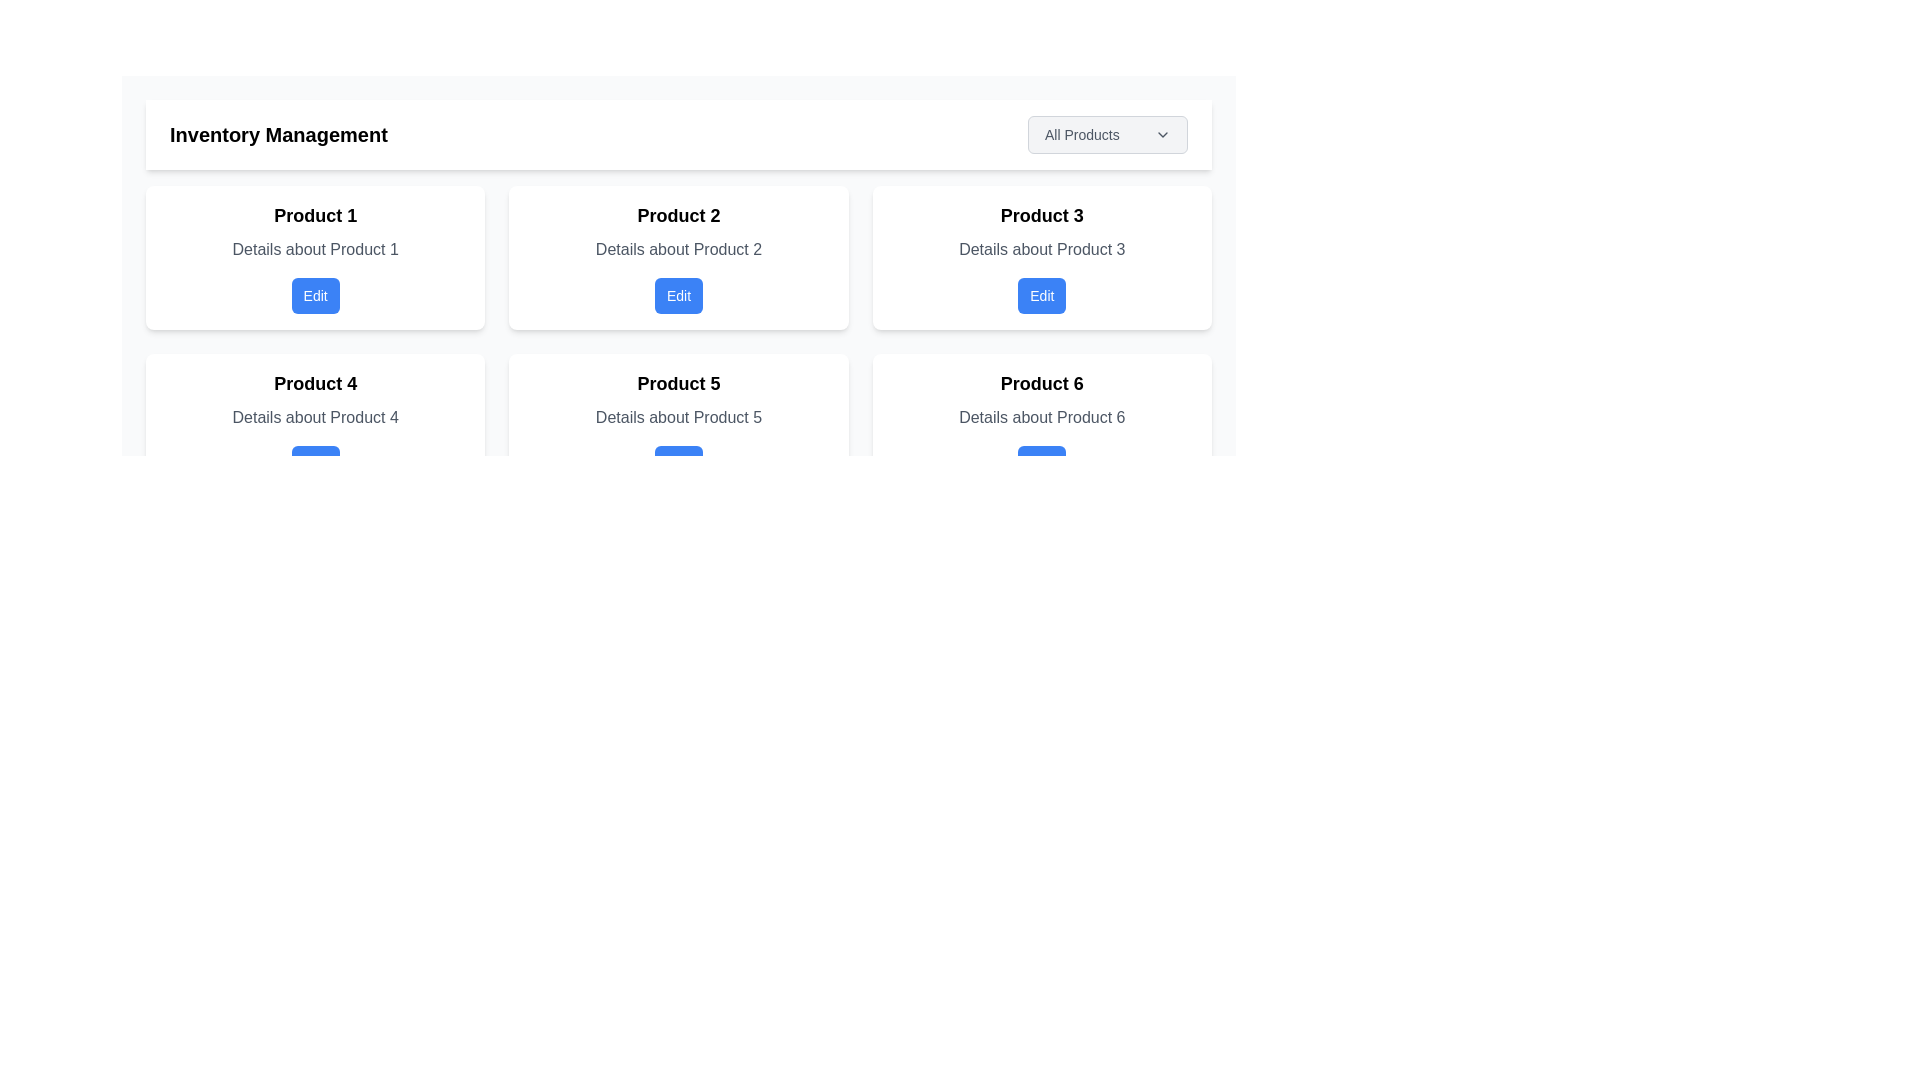 The height and width of the screenshot is (1080, 1920). I want to click on the 'Edit' button on the product information card located in the third position of the upper row of the grid layout, so click(1041, 257).